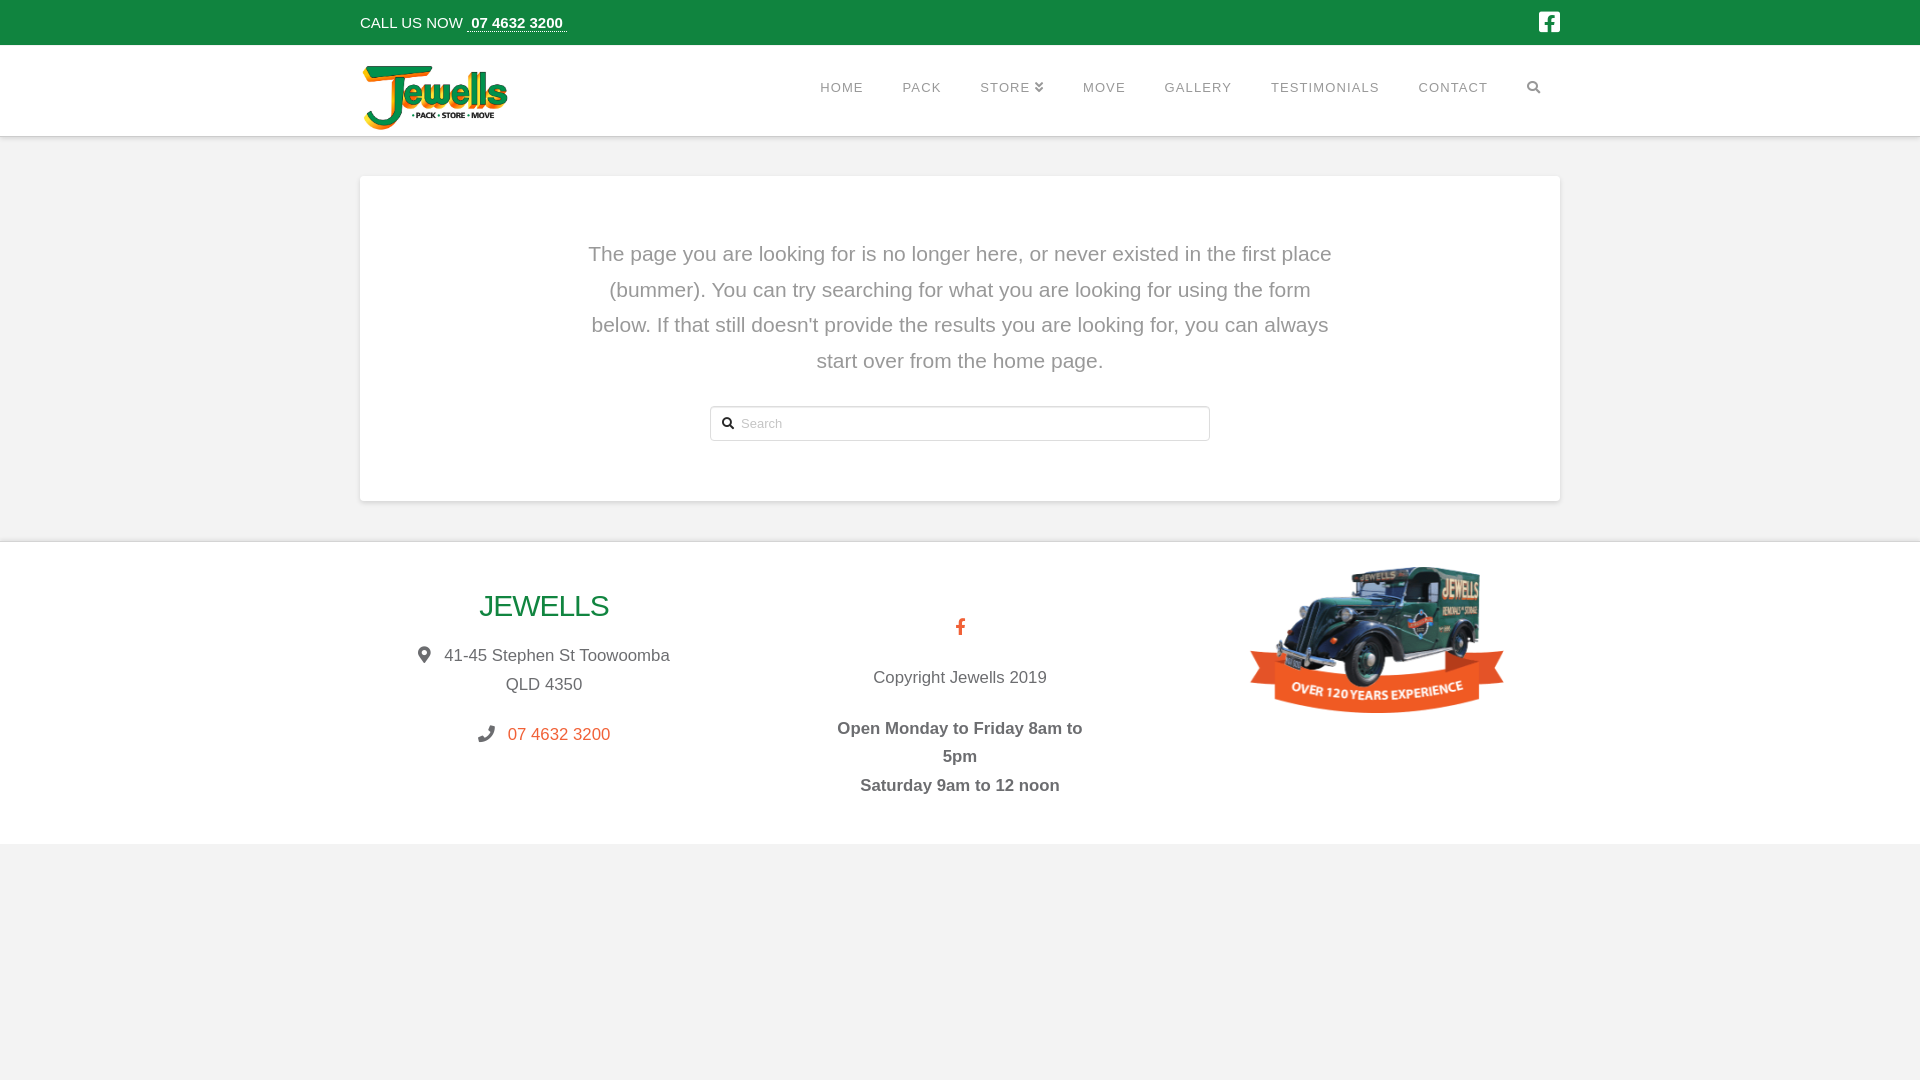 This screenshot has height=1080, width=1920. What do you see at coordinates (920, 86) in the screenshot?
I see `'PACK'` at bounding box center [920, 86].